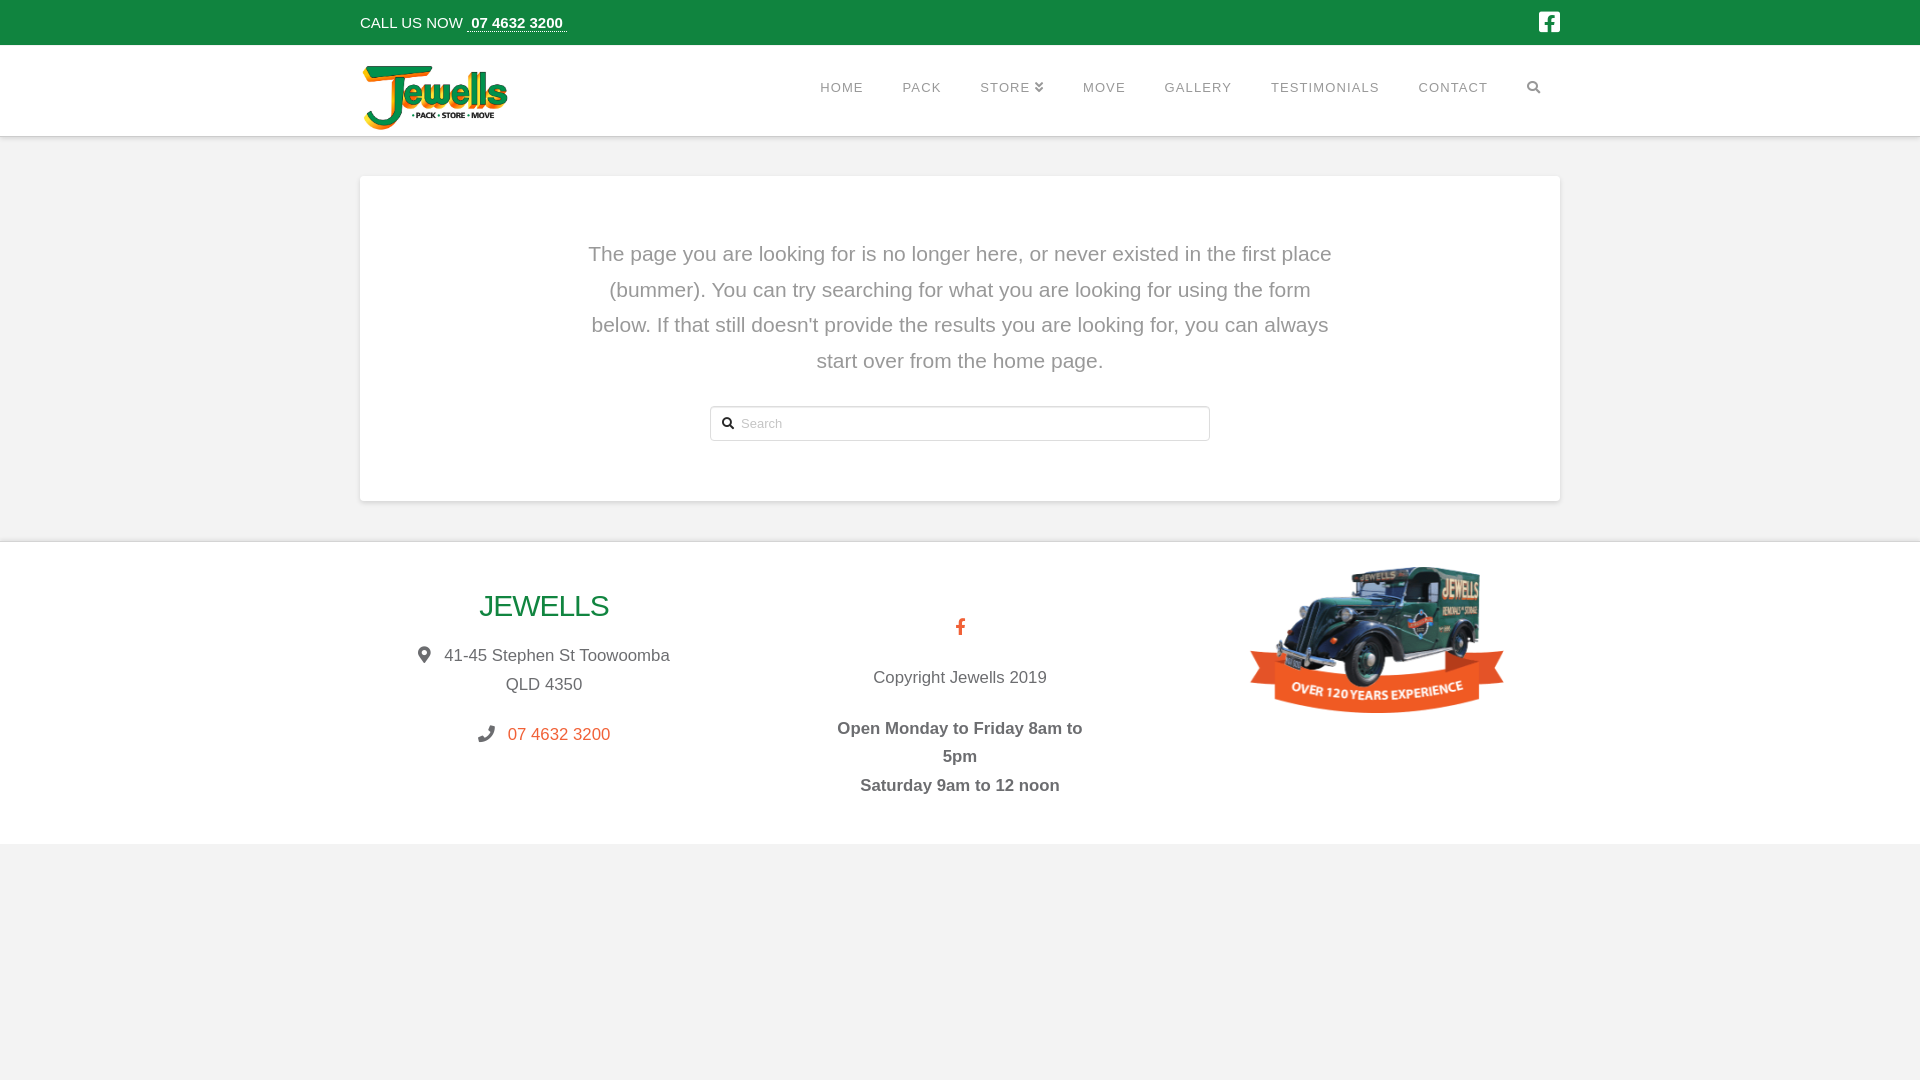 This screenshot has height=1080, width=1920. What do you see at coordinates (920, 86) in the screenshot?
I see `'PACK'` at bounding box center [920, 86].